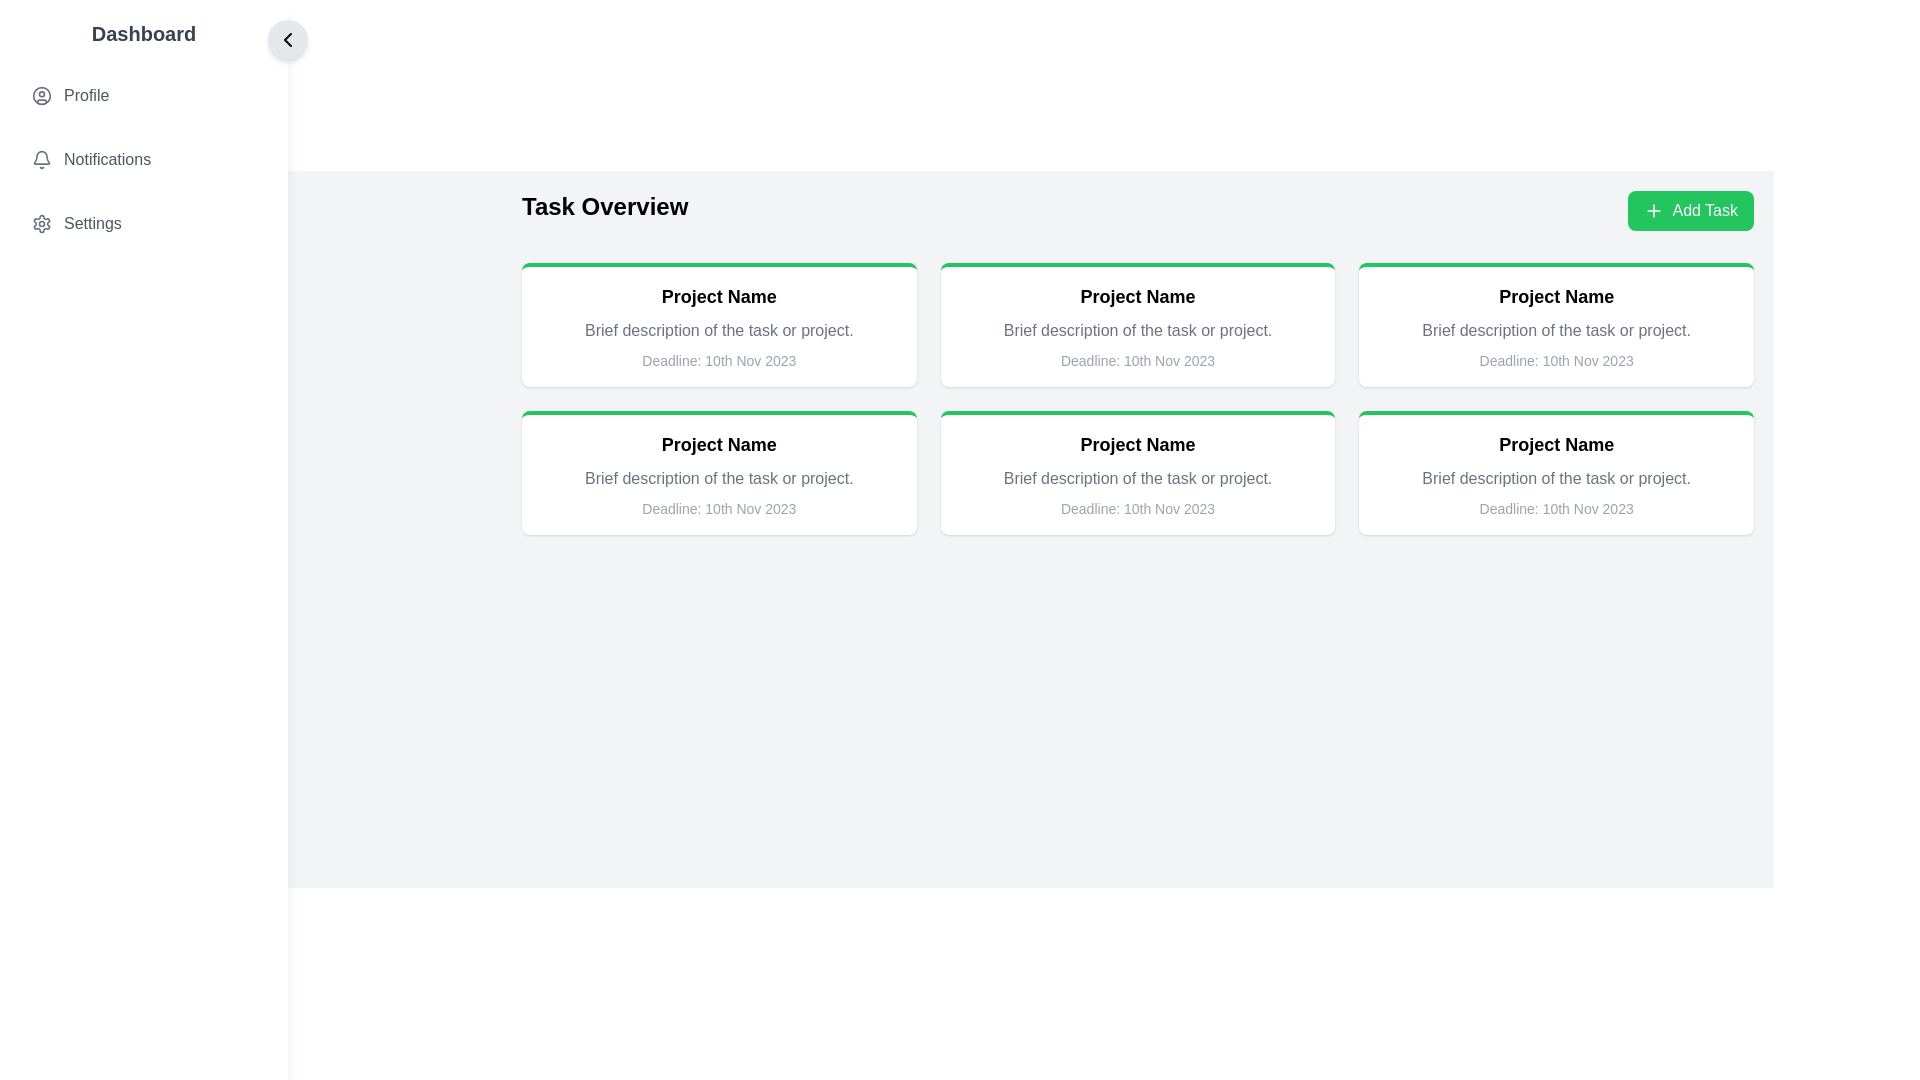 The height and width of the screenshot is (1080, 1920). What do you see at coordinates (719, 508) in the screenshot?
I see `the non-interactive informational Text label indicating the due date of the associated task or project, located at the bottom of the task details card` at bounding box center [719, 508].